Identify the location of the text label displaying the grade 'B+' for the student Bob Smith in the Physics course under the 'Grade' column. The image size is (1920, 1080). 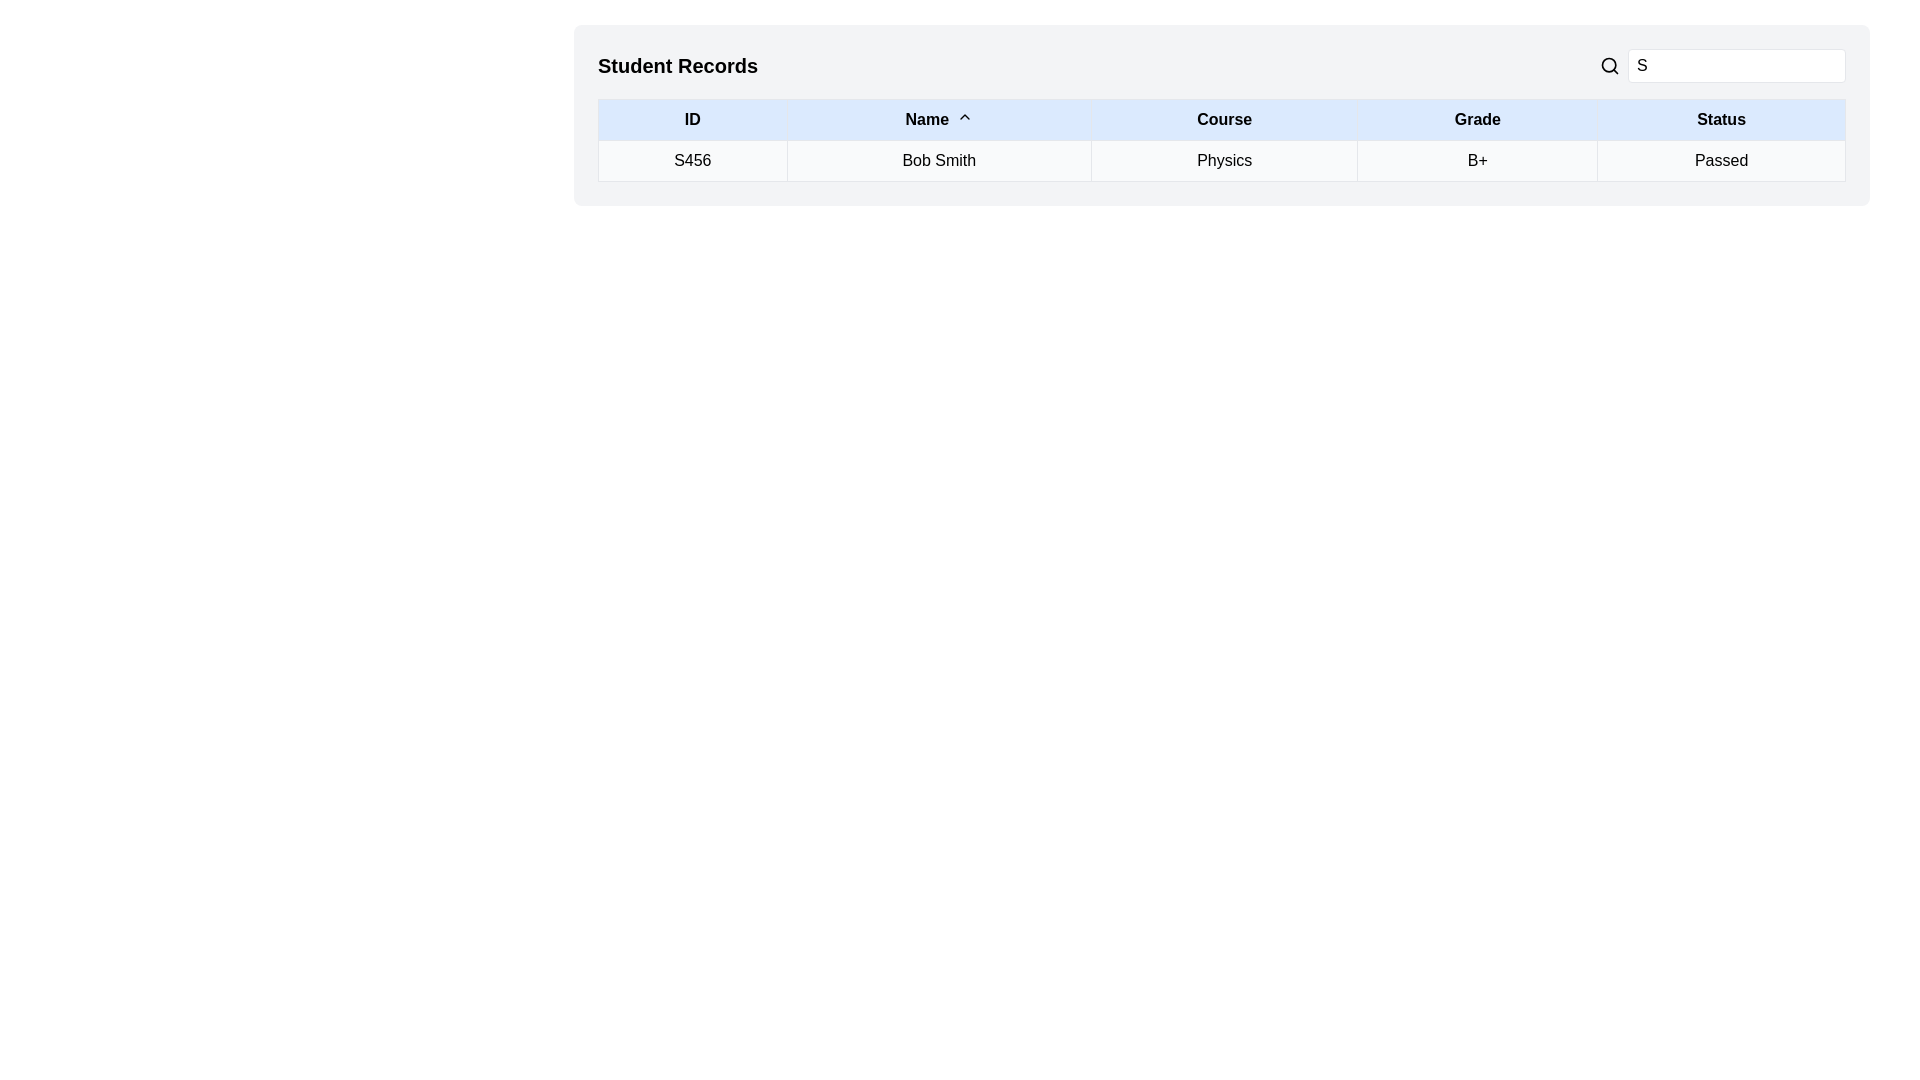
(1477, 160).